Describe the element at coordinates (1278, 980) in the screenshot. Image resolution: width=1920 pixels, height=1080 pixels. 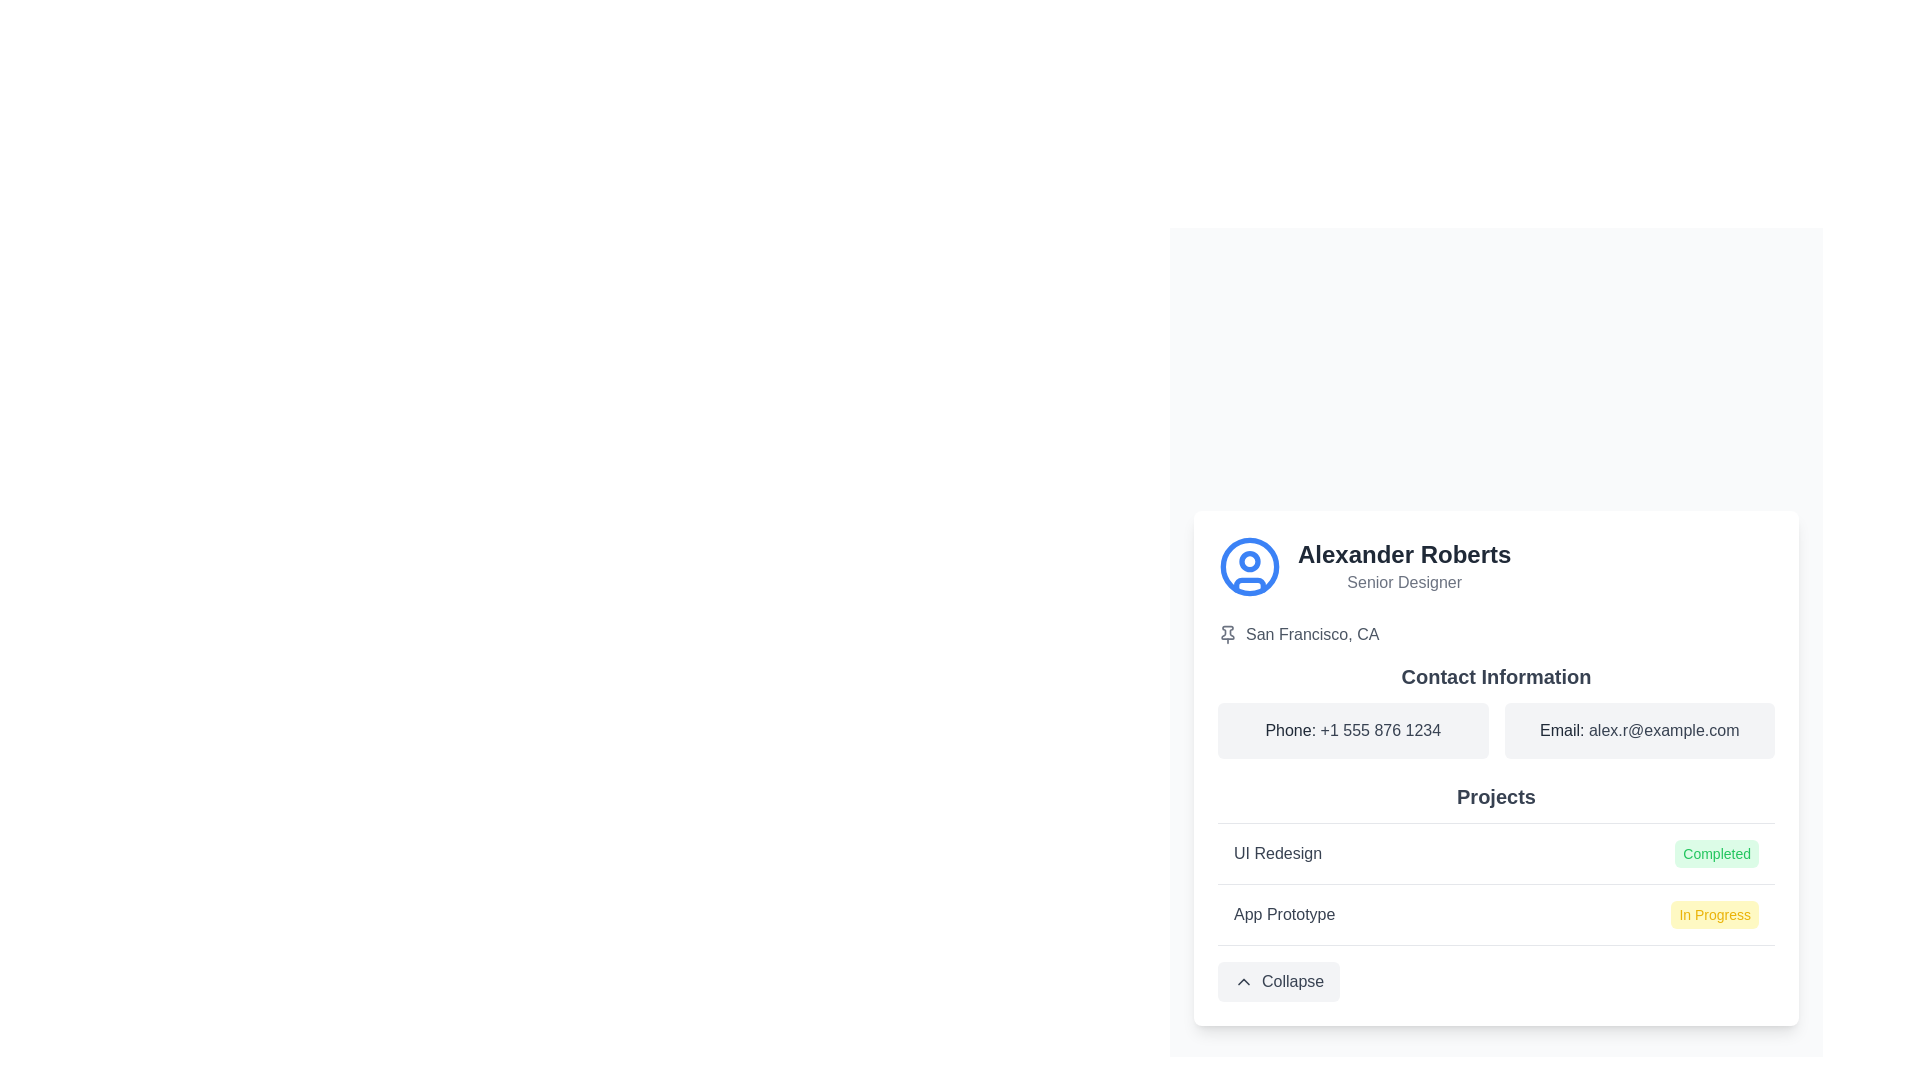
I see `the 'Collapse' button, which features a rounded rectangular shape with a light gray background and darker gray text, located at the bottom of the user details card` at that location.